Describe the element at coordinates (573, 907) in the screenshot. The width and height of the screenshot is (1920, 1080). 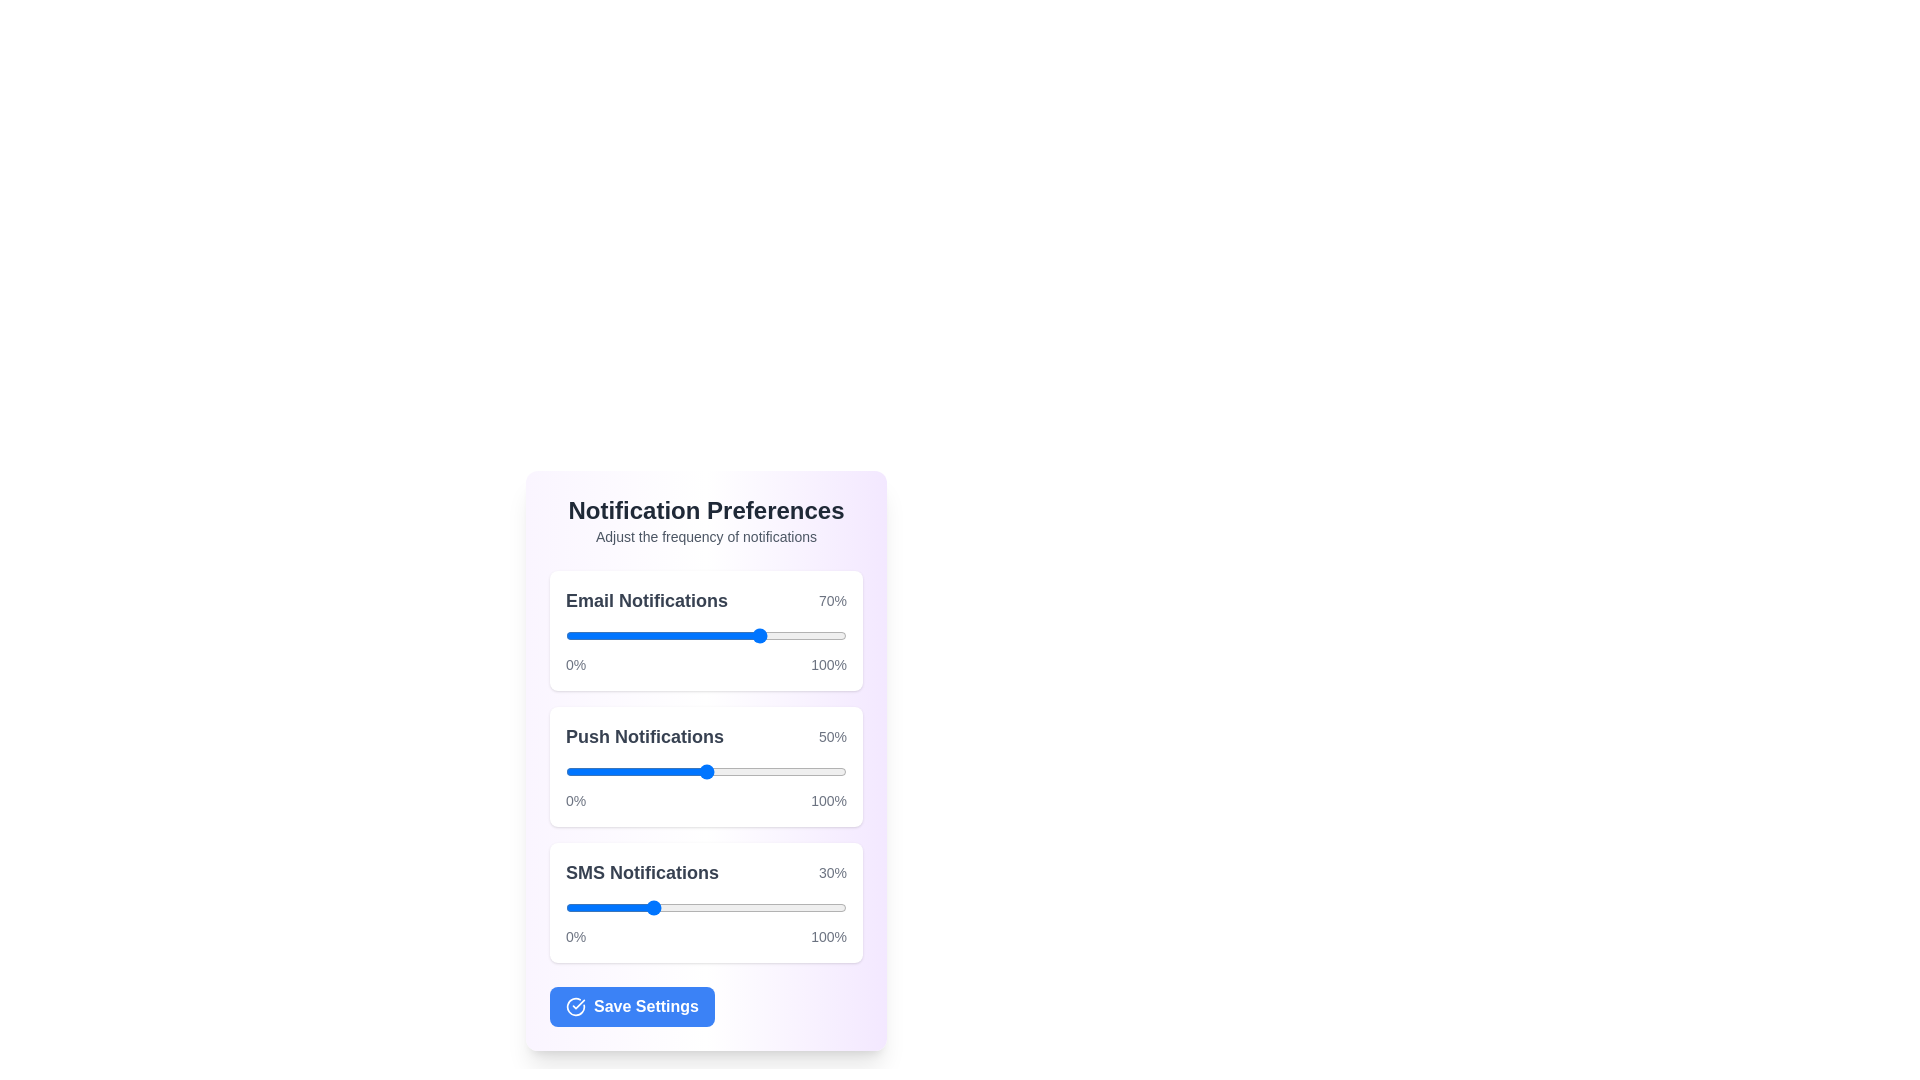
I see `the SMS Notifications slider` at that location.